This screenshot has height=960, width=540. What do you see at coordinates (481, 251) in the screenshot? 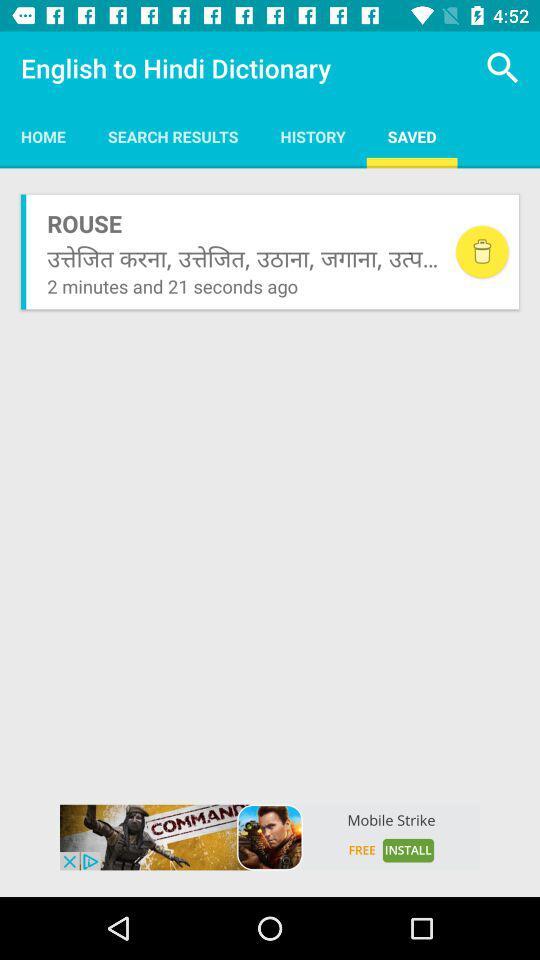
I see `delete` at bounding box center [481, 251].